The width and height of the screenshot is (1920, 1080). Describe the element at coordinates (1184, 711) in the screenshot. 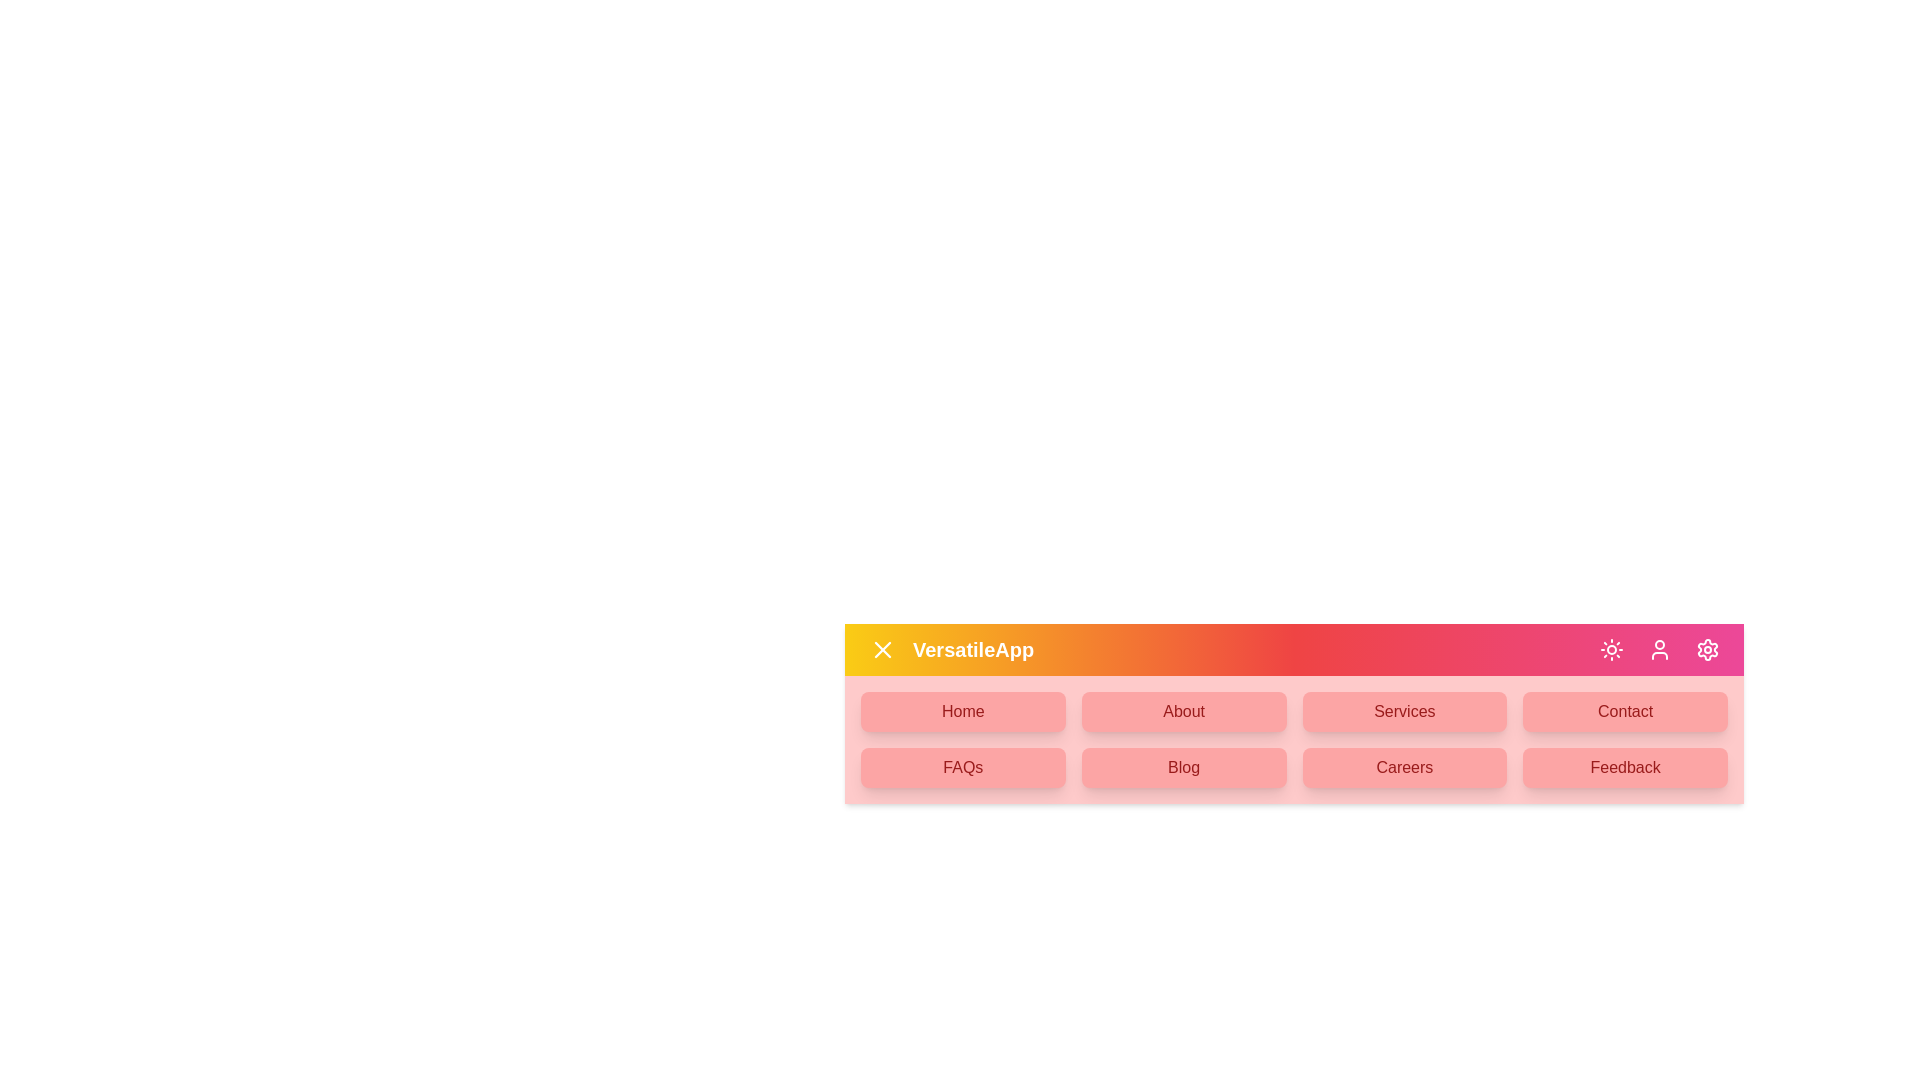

I see `the menu item About from the available options` at that location.